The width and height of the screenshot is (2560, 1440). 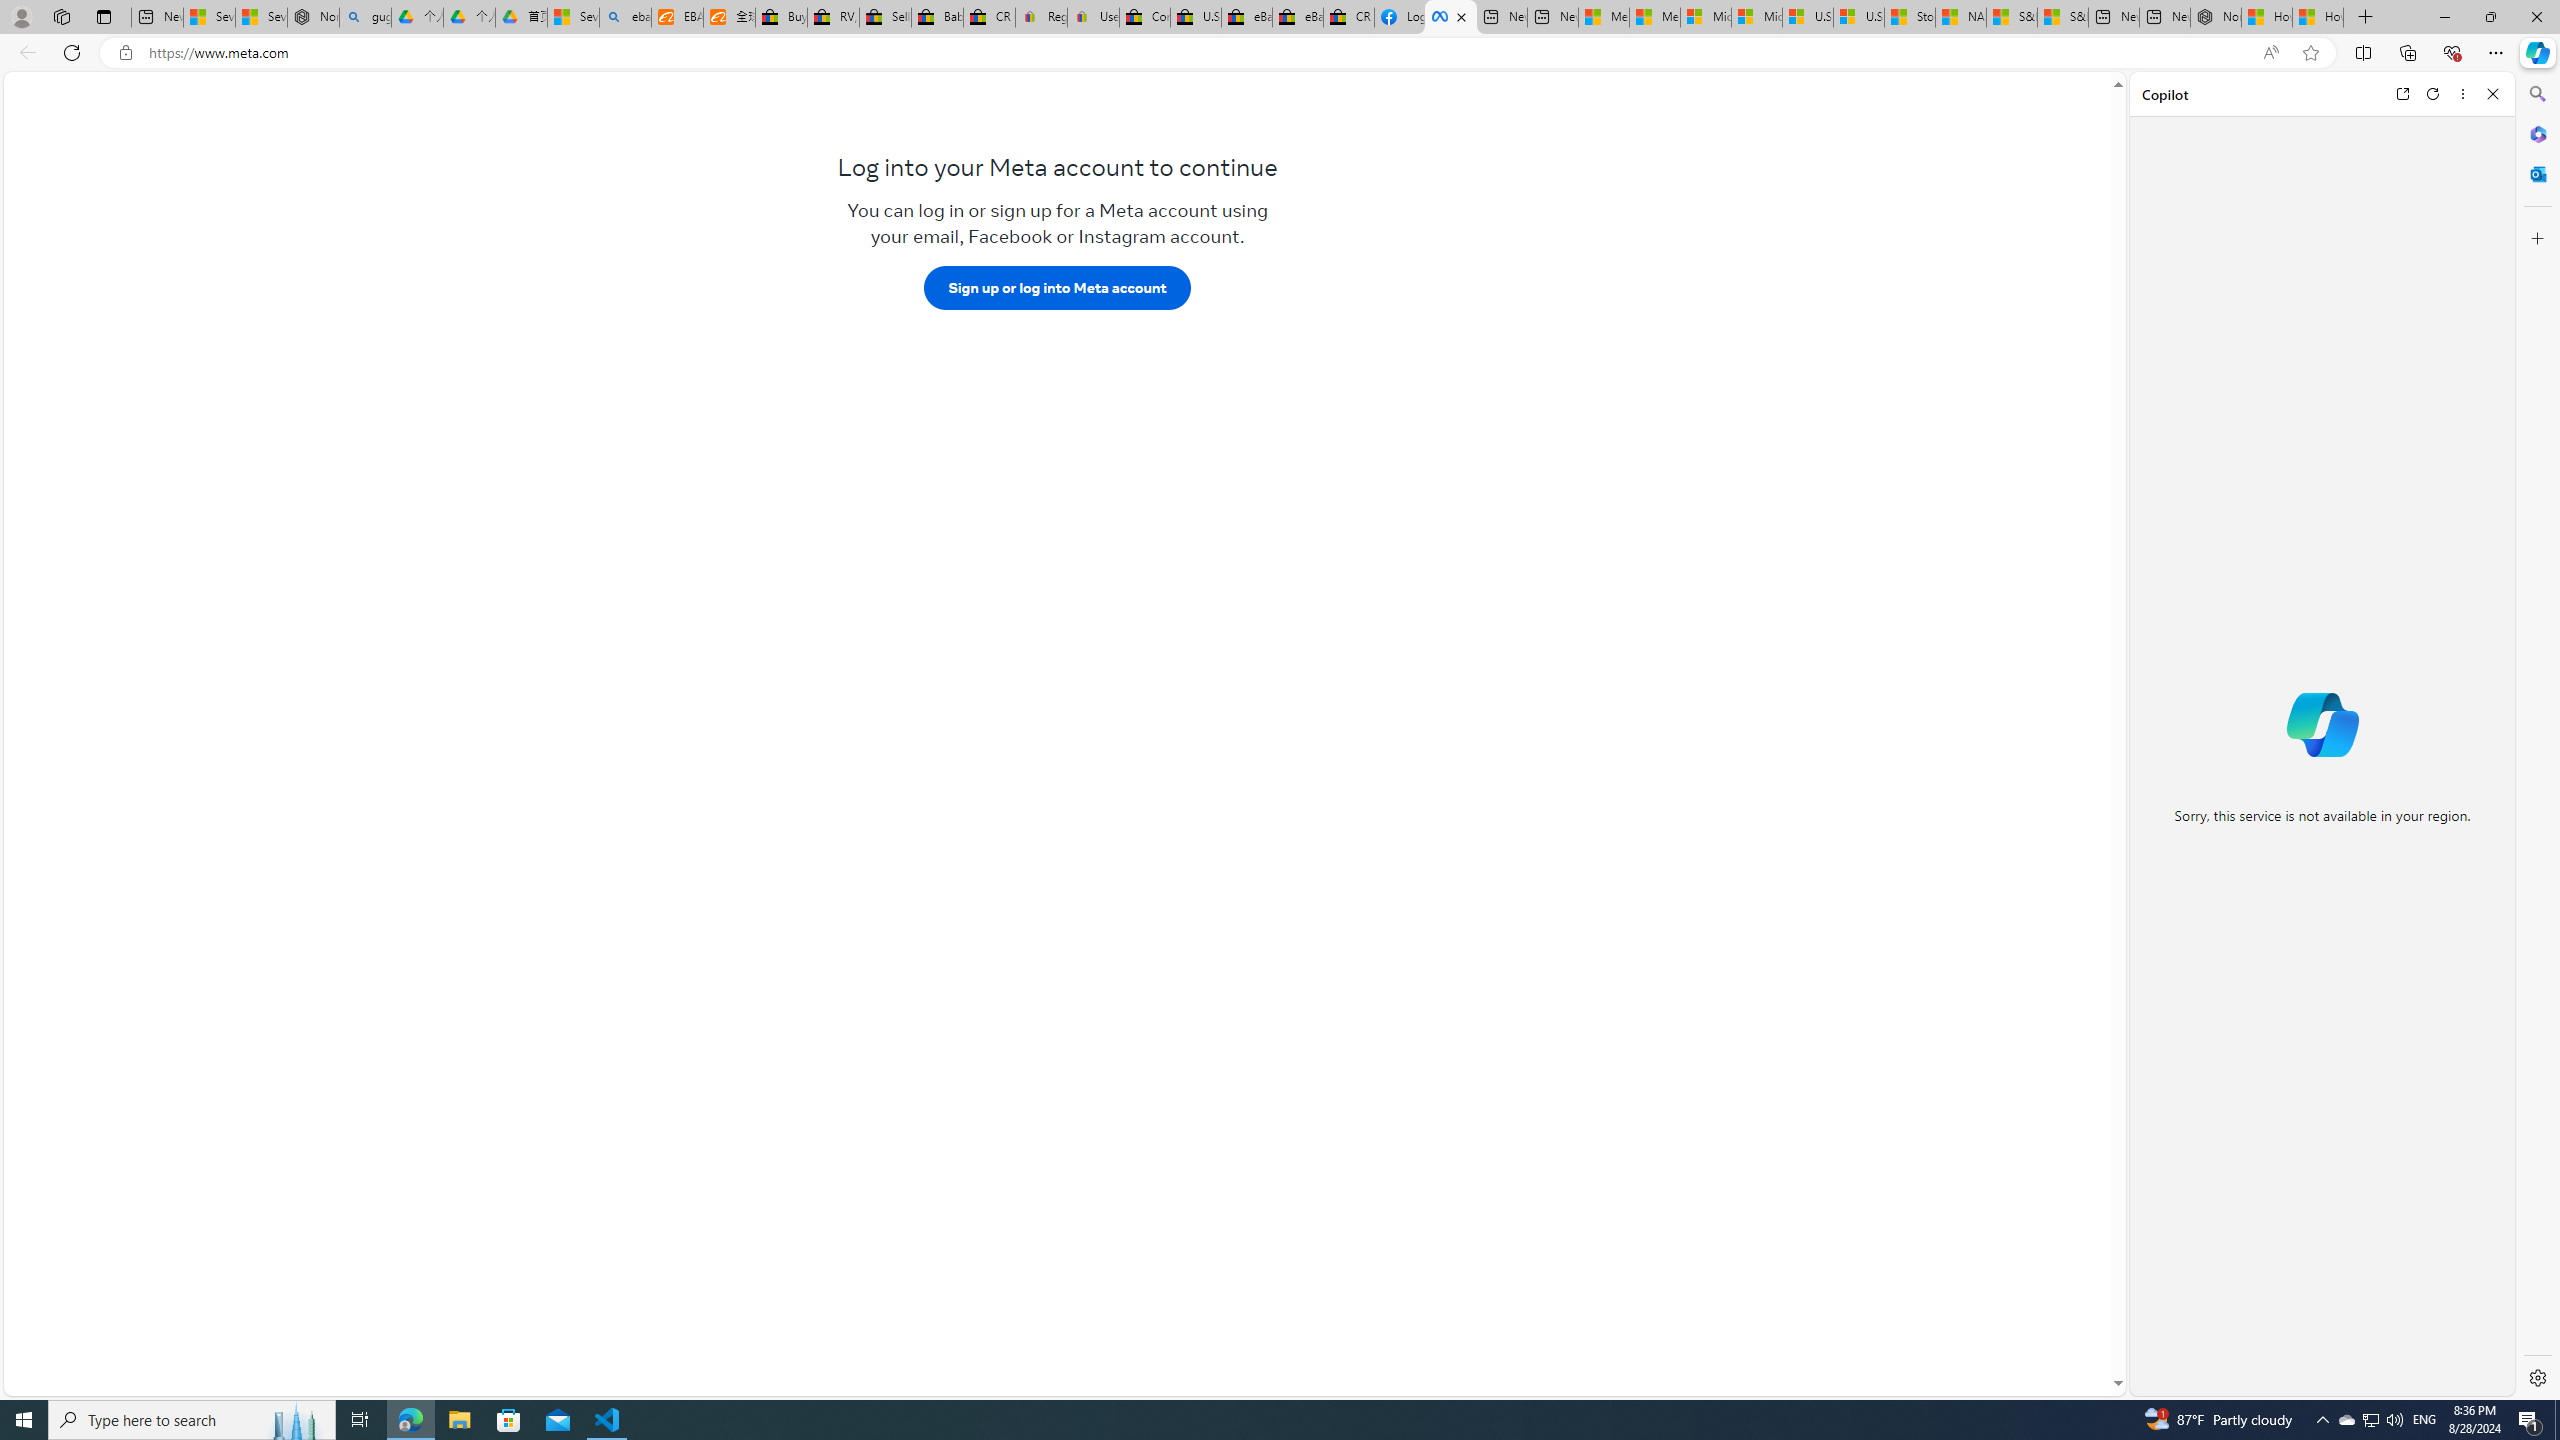 I want to click on 'Microsoft 365', so click(x=2535, y=134).